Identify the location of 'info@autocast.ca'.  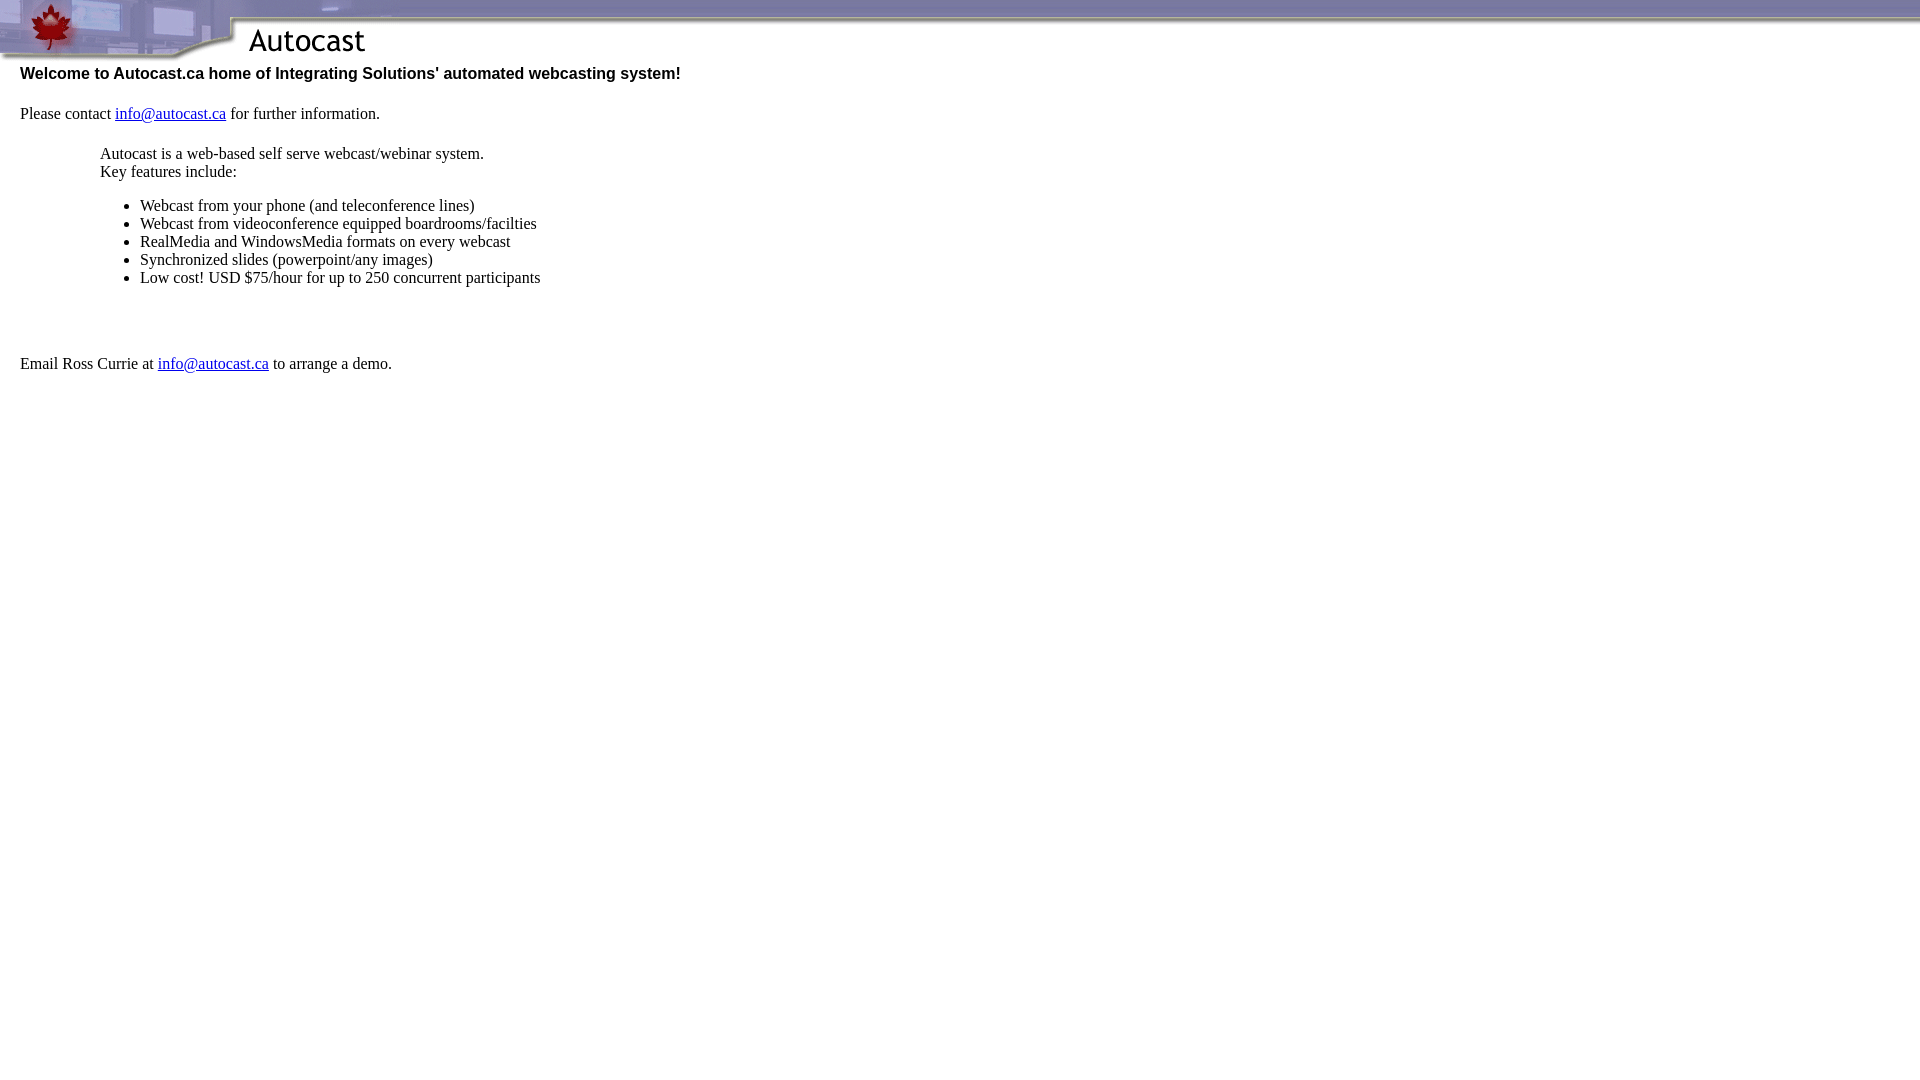
(170, 113).